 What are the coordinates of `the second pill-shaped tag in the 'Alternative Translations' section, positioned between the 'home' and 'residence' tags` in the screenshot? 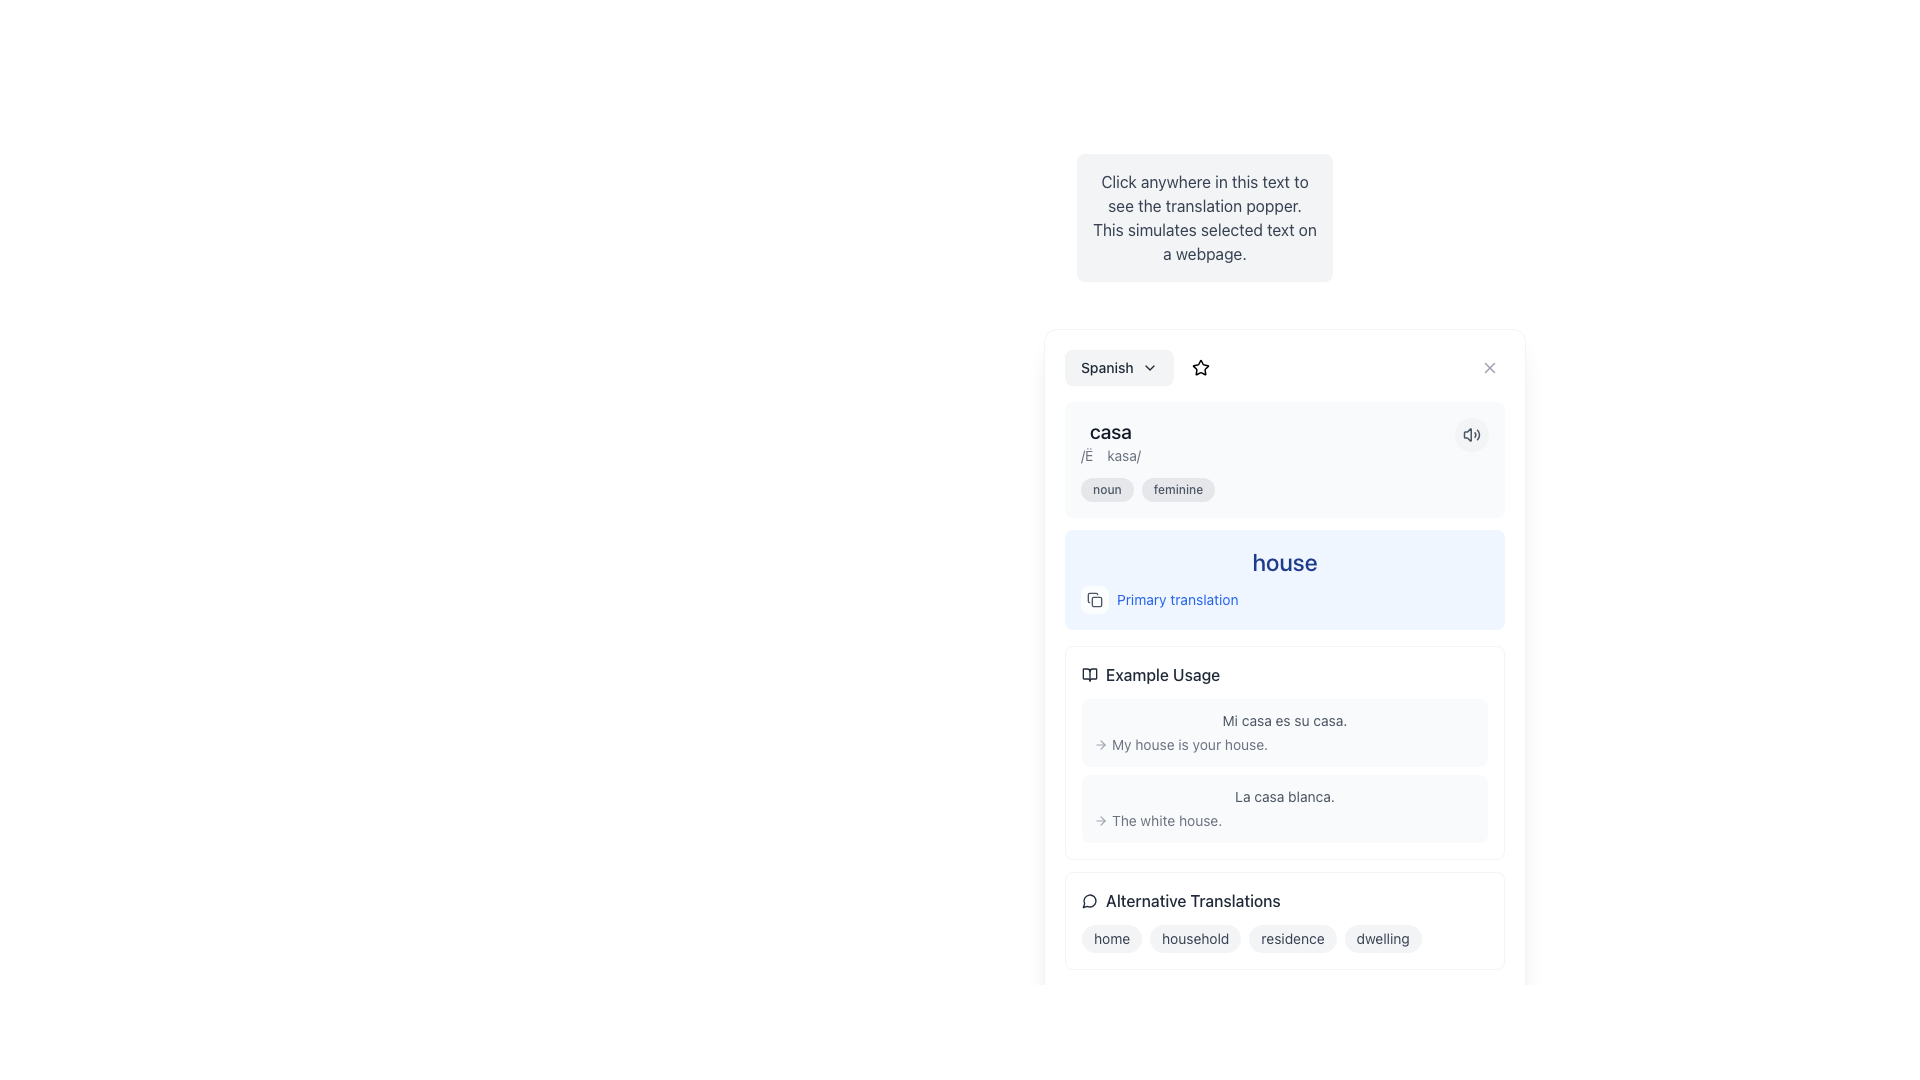 It's located at (1195, 938).